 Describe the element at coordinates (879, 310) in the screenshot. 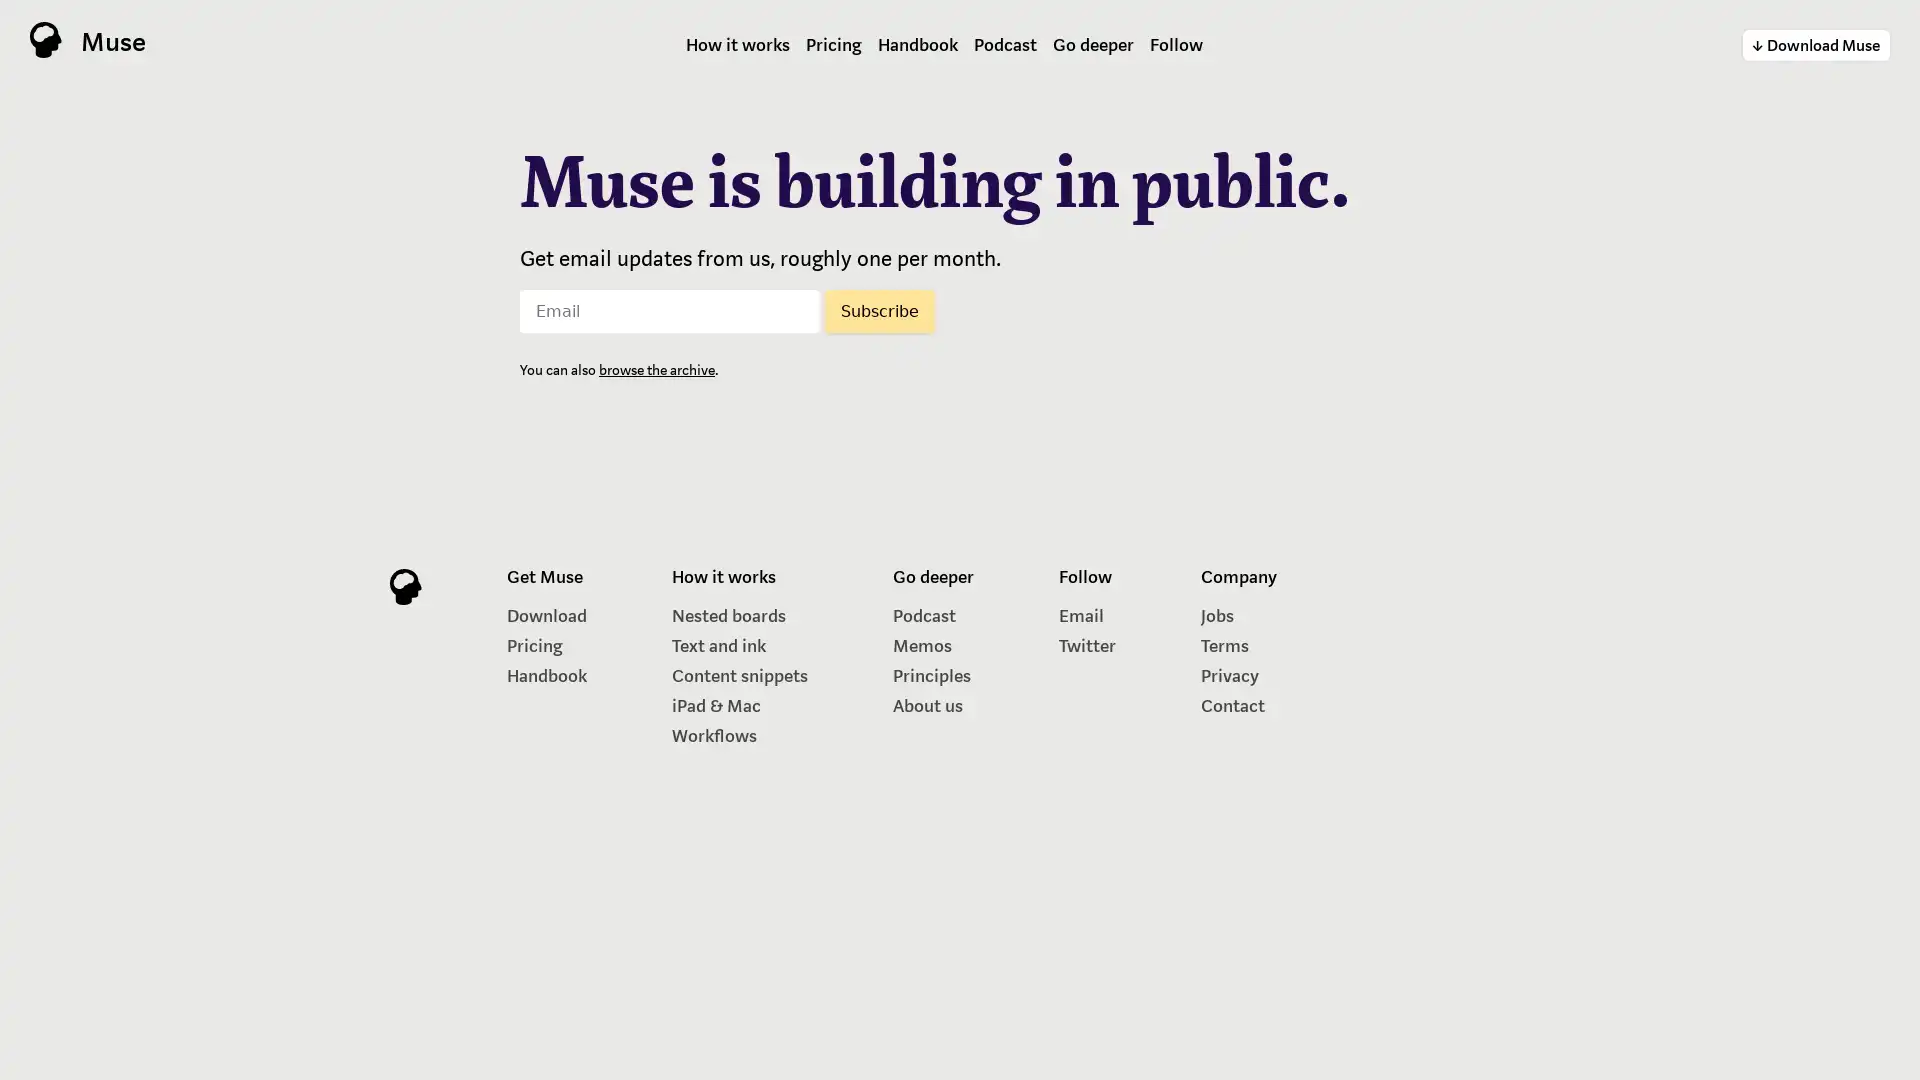

I see `Subscribe` at that location.